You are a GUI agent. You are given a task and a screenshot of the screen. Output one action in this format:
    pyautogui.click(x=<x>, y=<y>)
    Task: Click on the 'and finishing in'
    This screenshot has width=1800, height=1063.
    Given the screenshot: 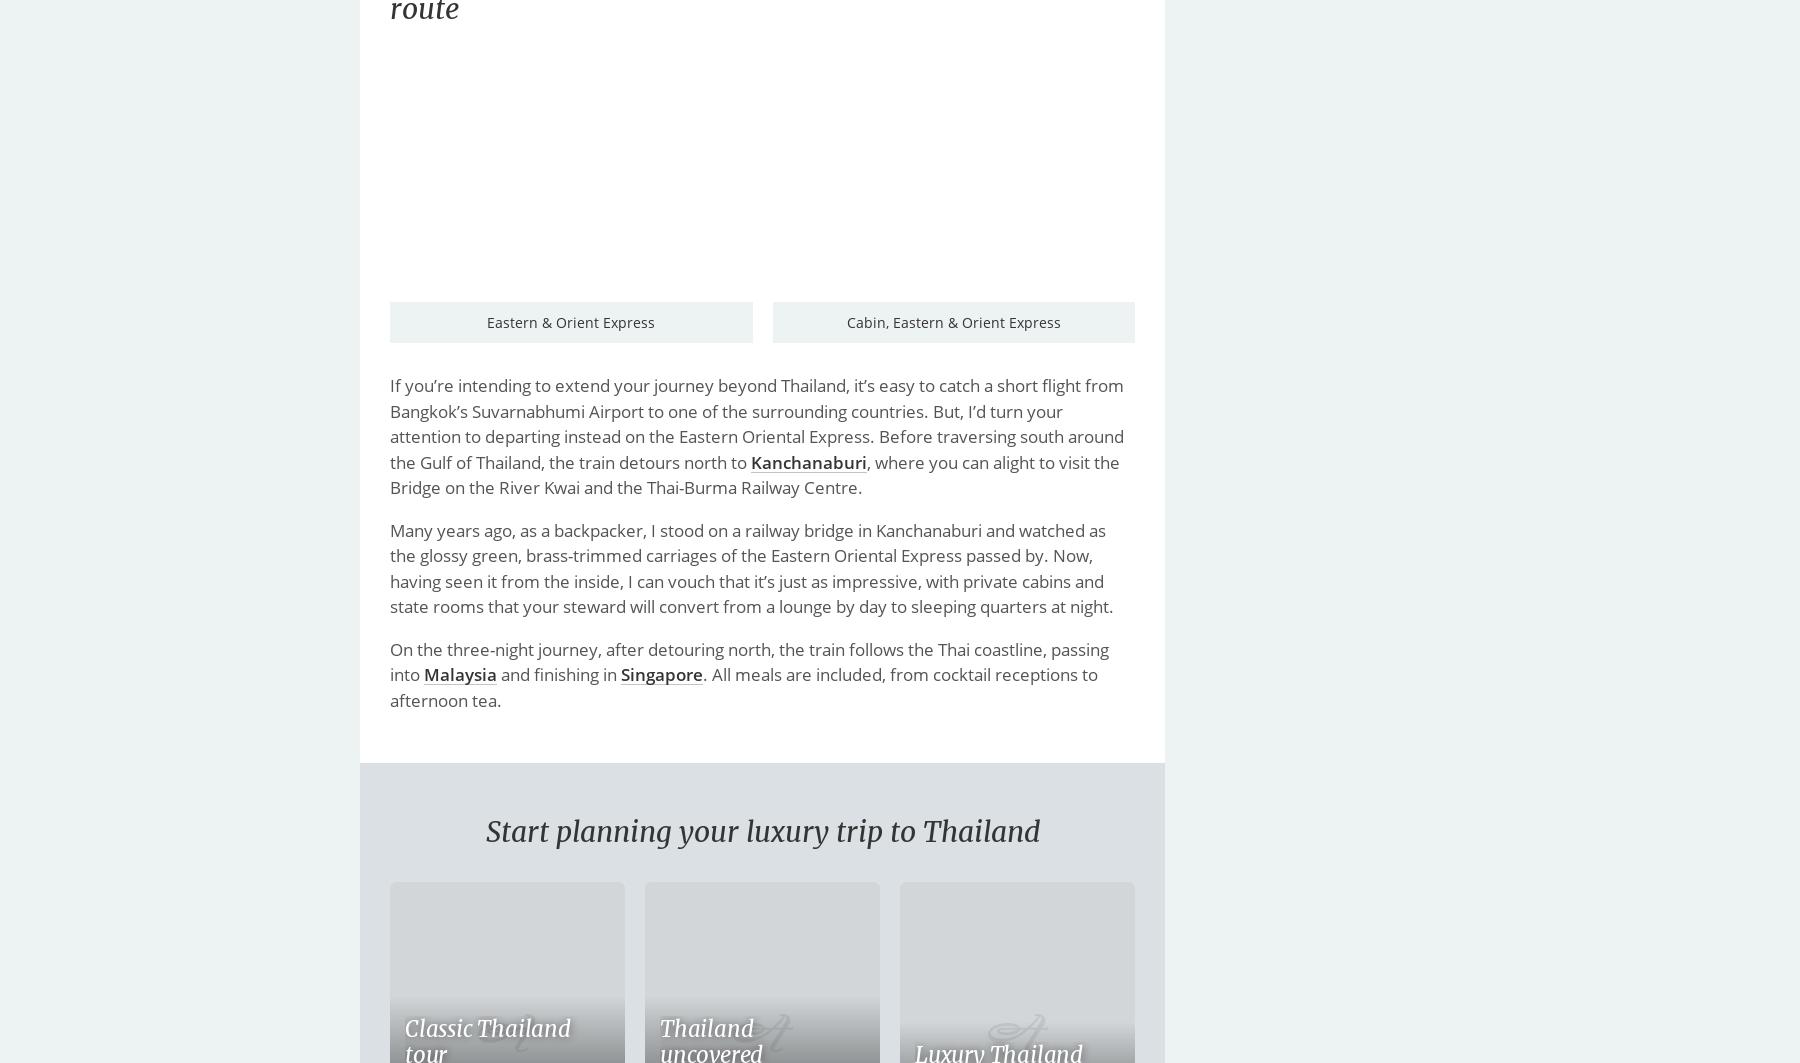 What is the action you would take?
    pyautogui.click(x=558, y=673)
    